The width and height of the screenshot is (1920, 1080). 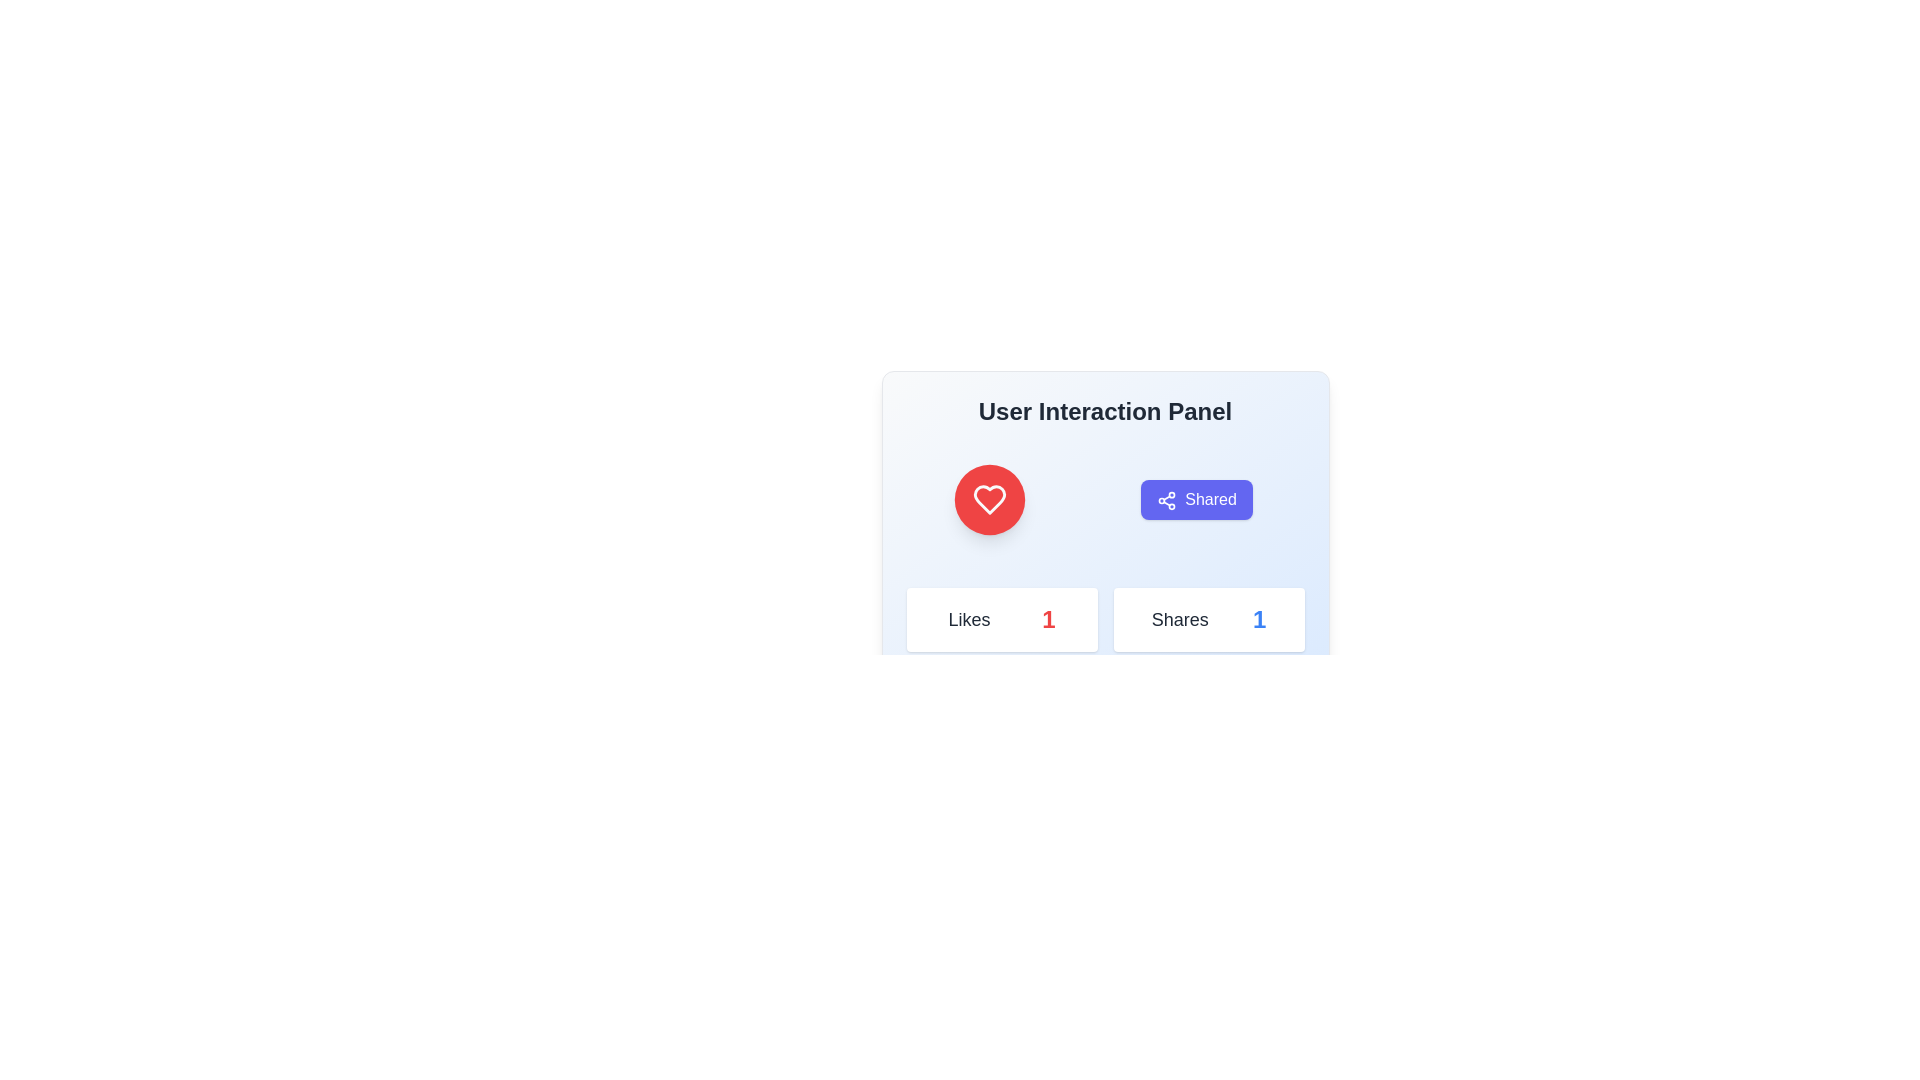 What do you see at coordinates (990, 499) in the screenshot?
I see `the heart icon located inside the circular button in the top-left corner of the 'User Interaction Panel' to express a 'Like' or 'Favorite' interaction` at bounding box center [990, 499].